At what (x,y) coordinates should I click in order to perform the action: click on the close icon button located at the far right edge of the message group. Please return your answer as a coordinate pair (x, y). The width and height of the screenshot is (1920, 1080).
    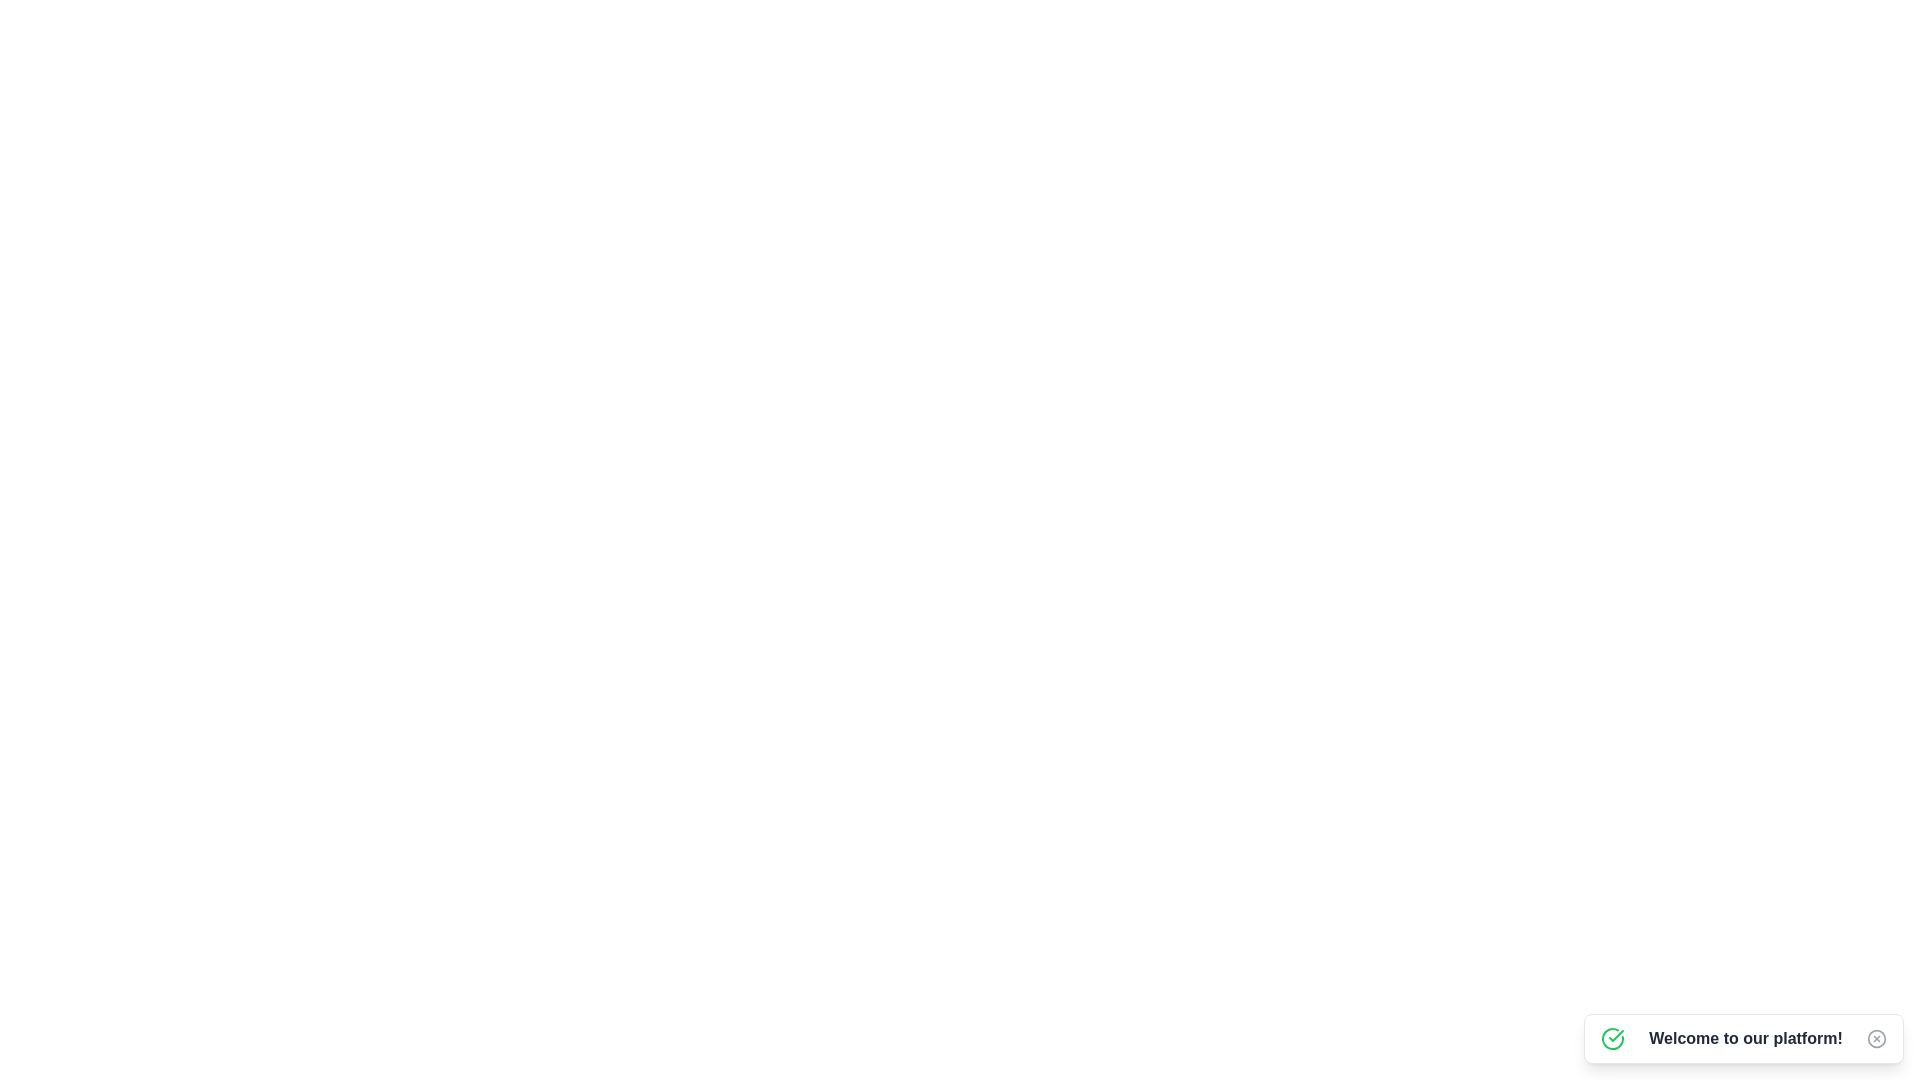
    Looking at the image, I should click on (1875, 1037).